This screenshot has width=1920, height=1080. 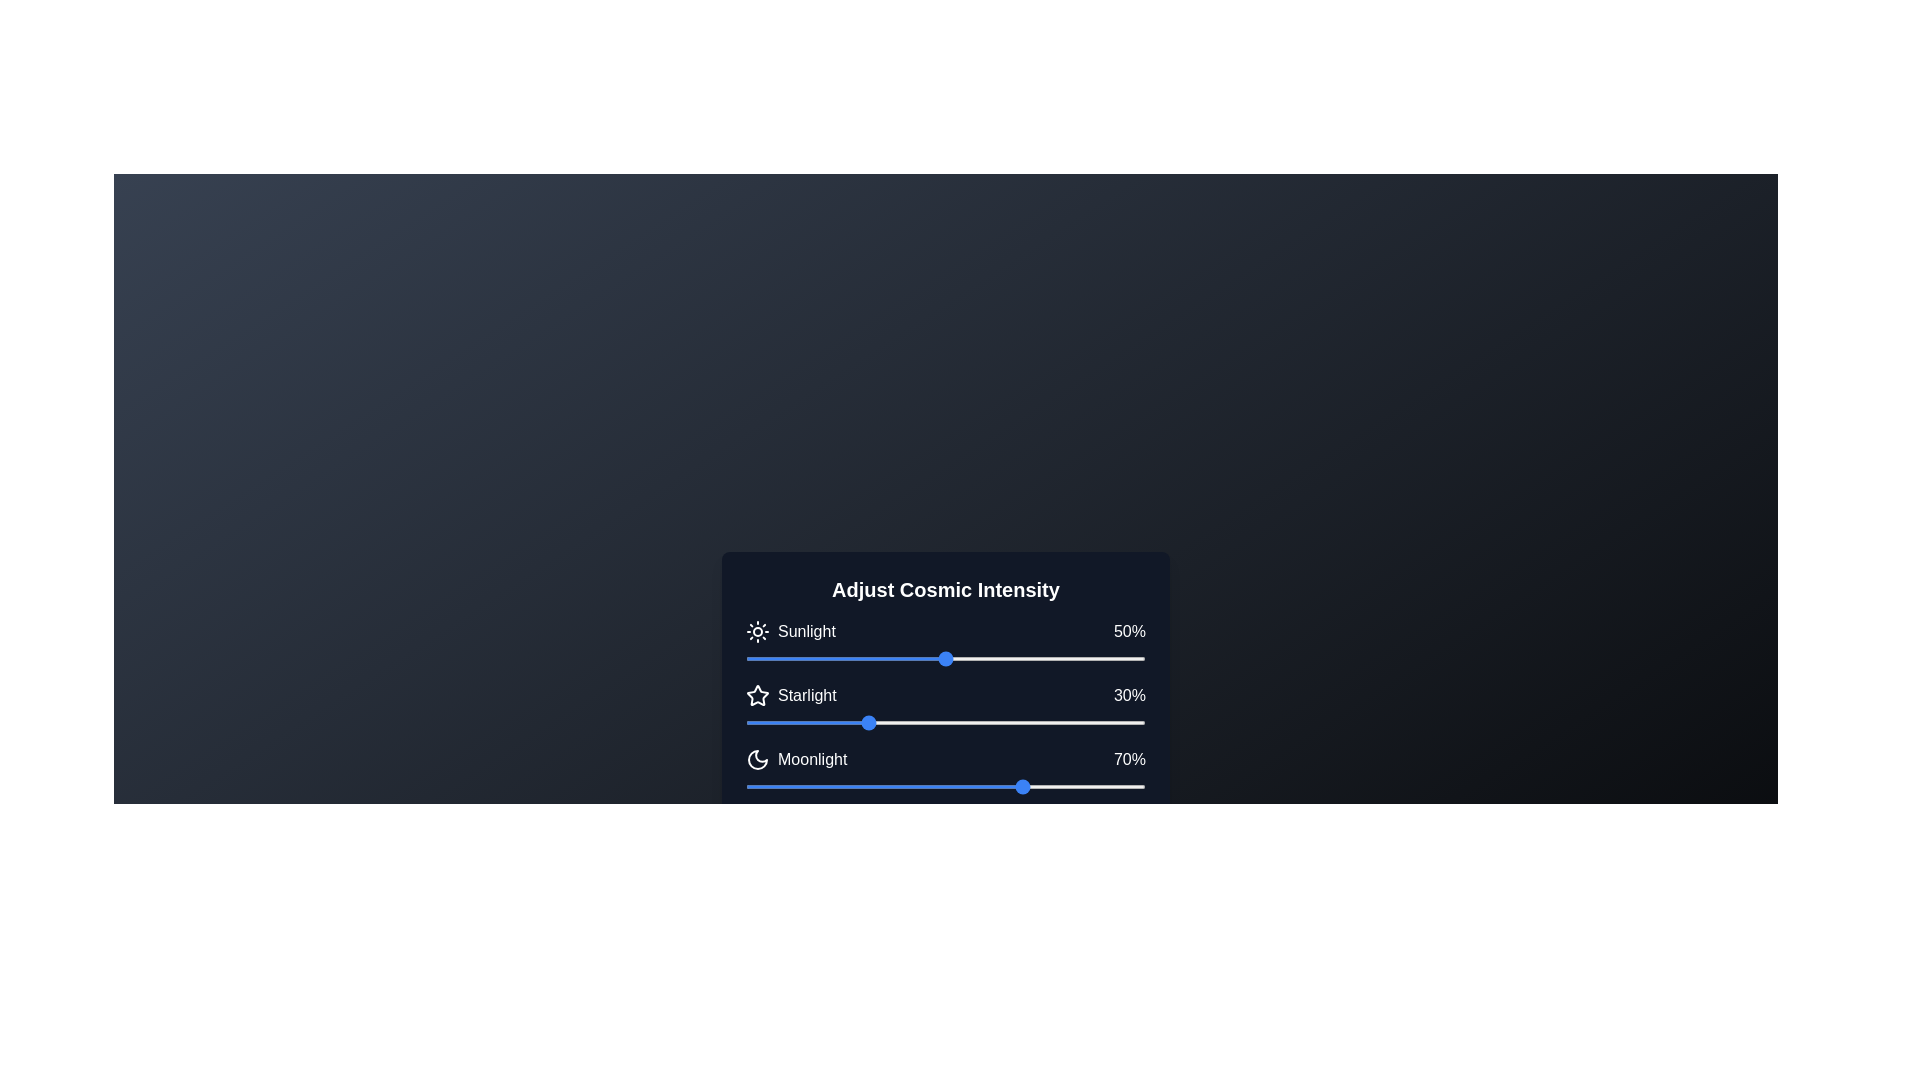 What do you see at coordinates (776, 659) in the screenshot?
I see `the 'Sunlight' slider to 8% intensity` at bounding box center [776, 659].